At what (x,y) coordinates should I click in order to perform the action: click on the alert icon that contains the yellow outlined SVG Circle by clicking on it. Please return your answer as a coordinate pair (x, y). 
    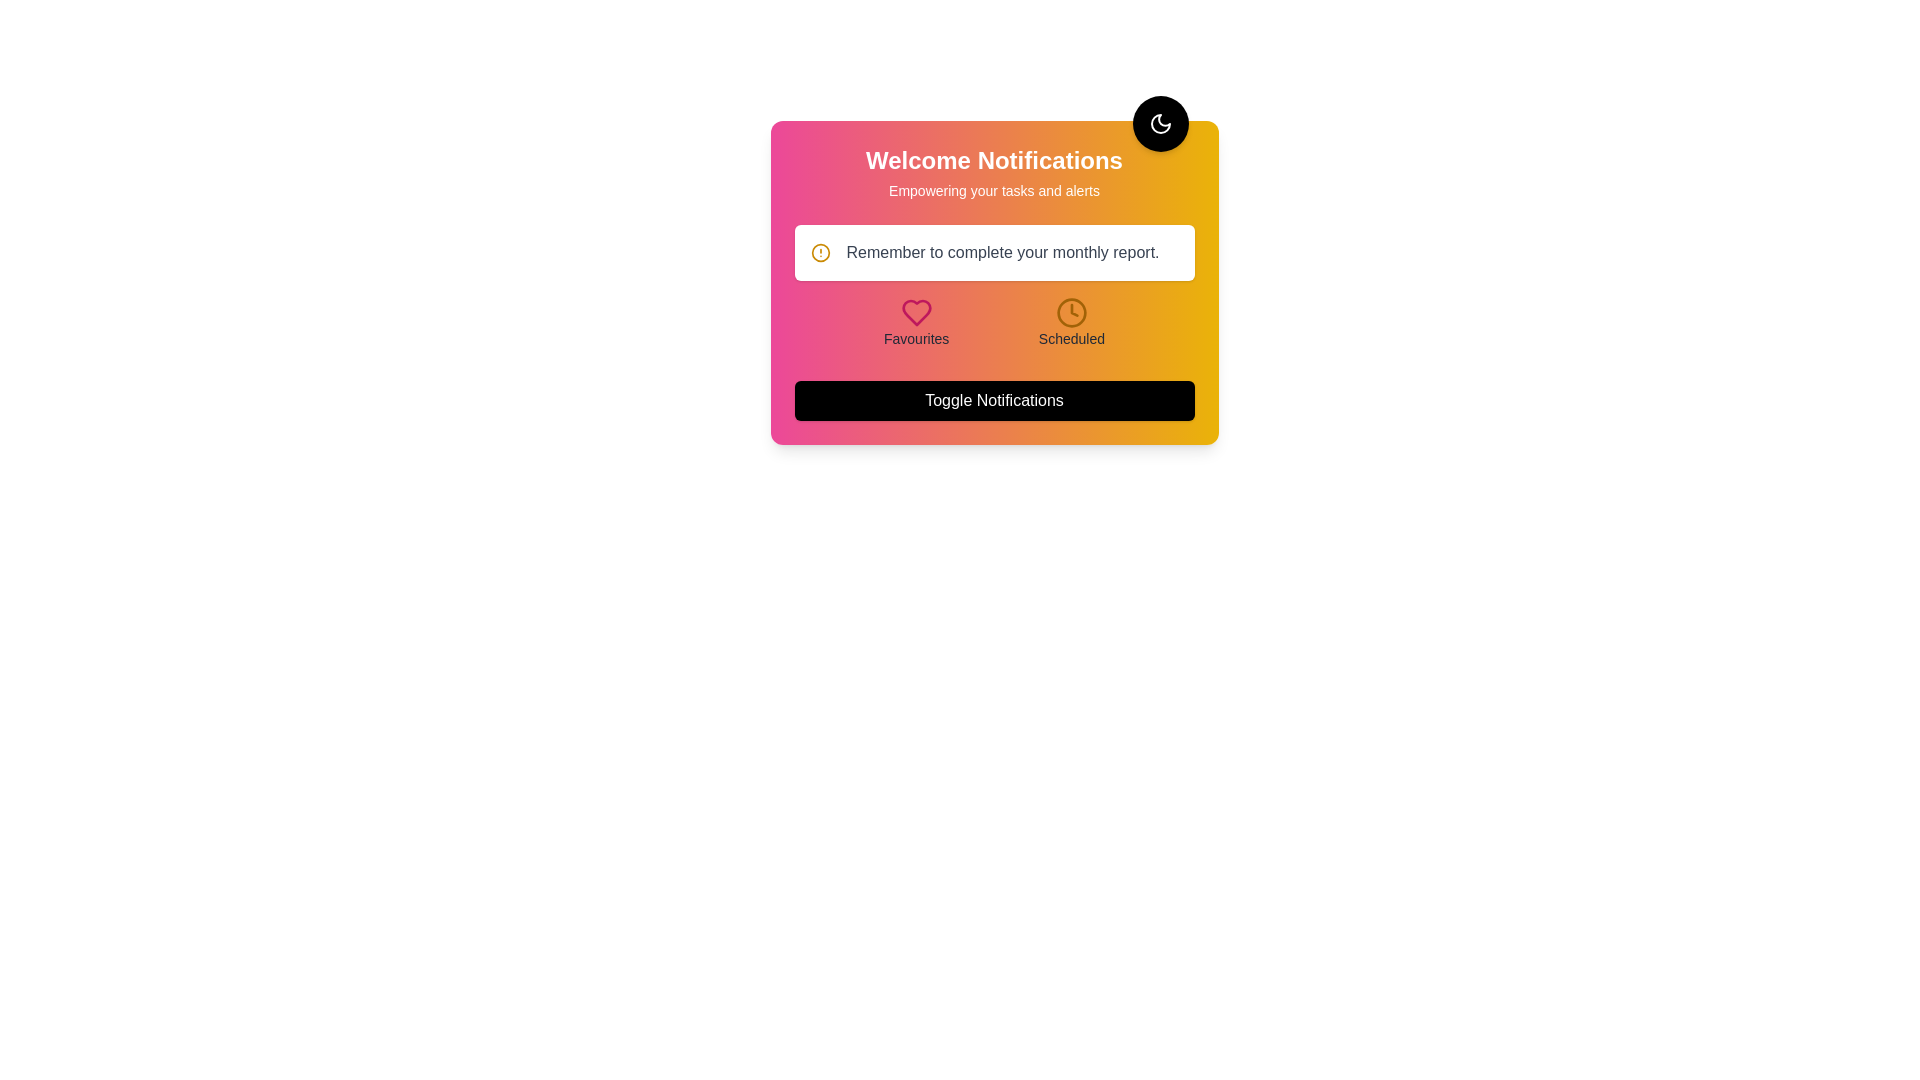
    Looking at the image, I should click on (820, 252).